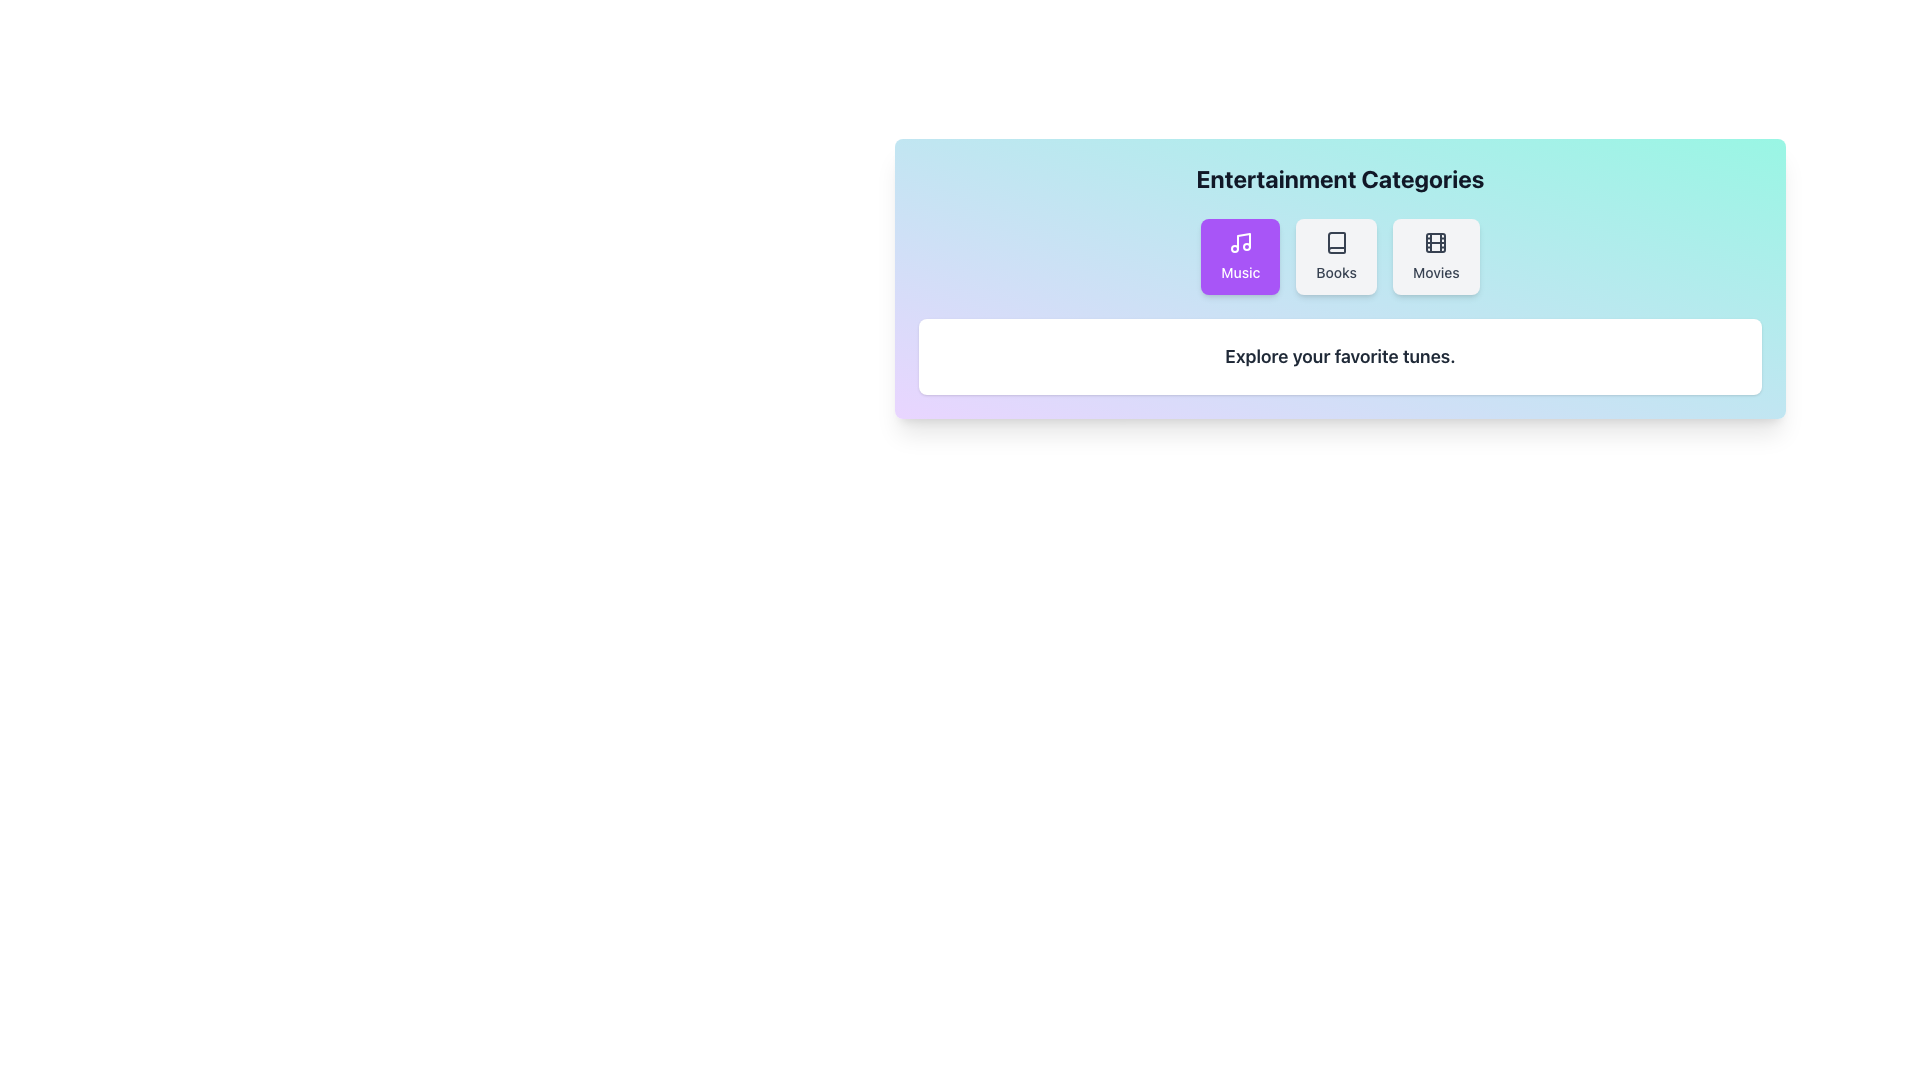  I want to click on the 'Books' button, which is a rectangular button with a light gray background and rounded corners, positioned in the middle of the 'Entertainment Categories' group, so click(1336, 256).